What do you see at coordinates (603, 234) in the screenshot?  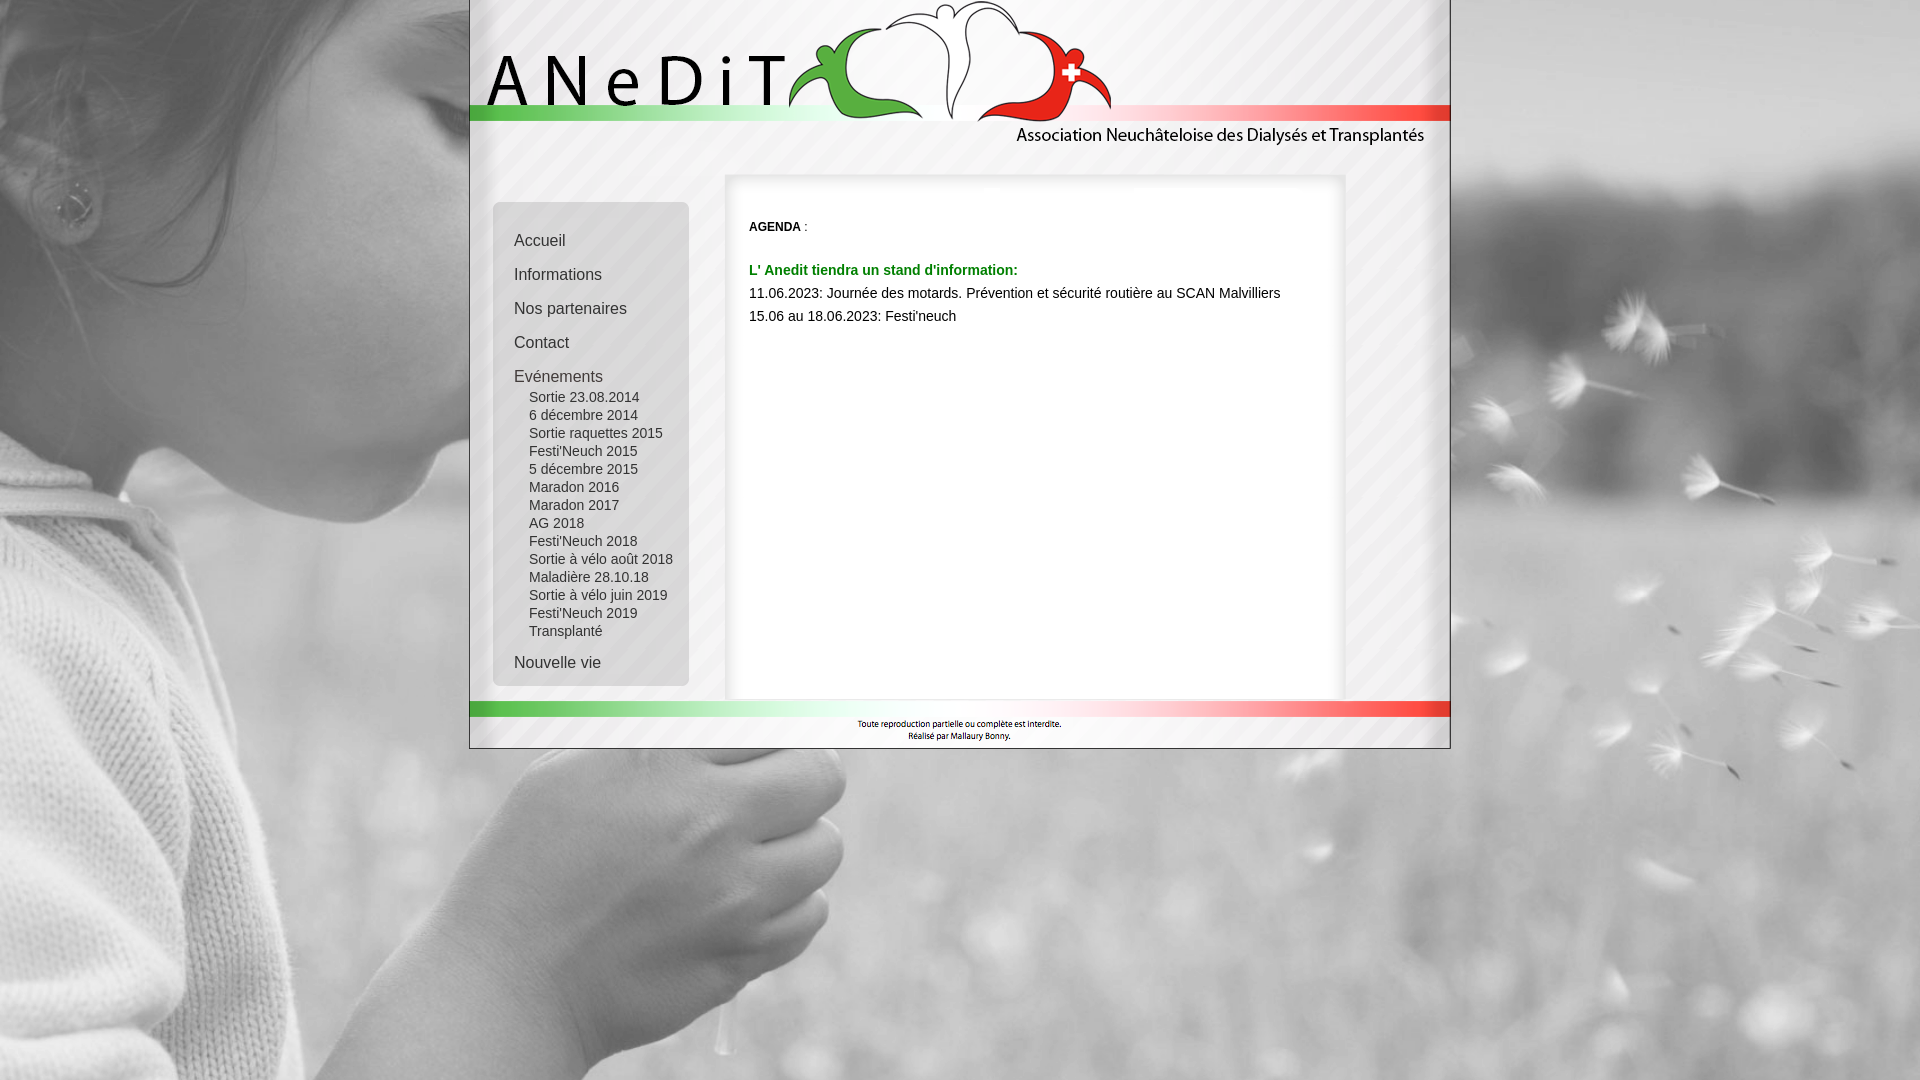 I see `'Accueil'` at bounding box center [603, 234].